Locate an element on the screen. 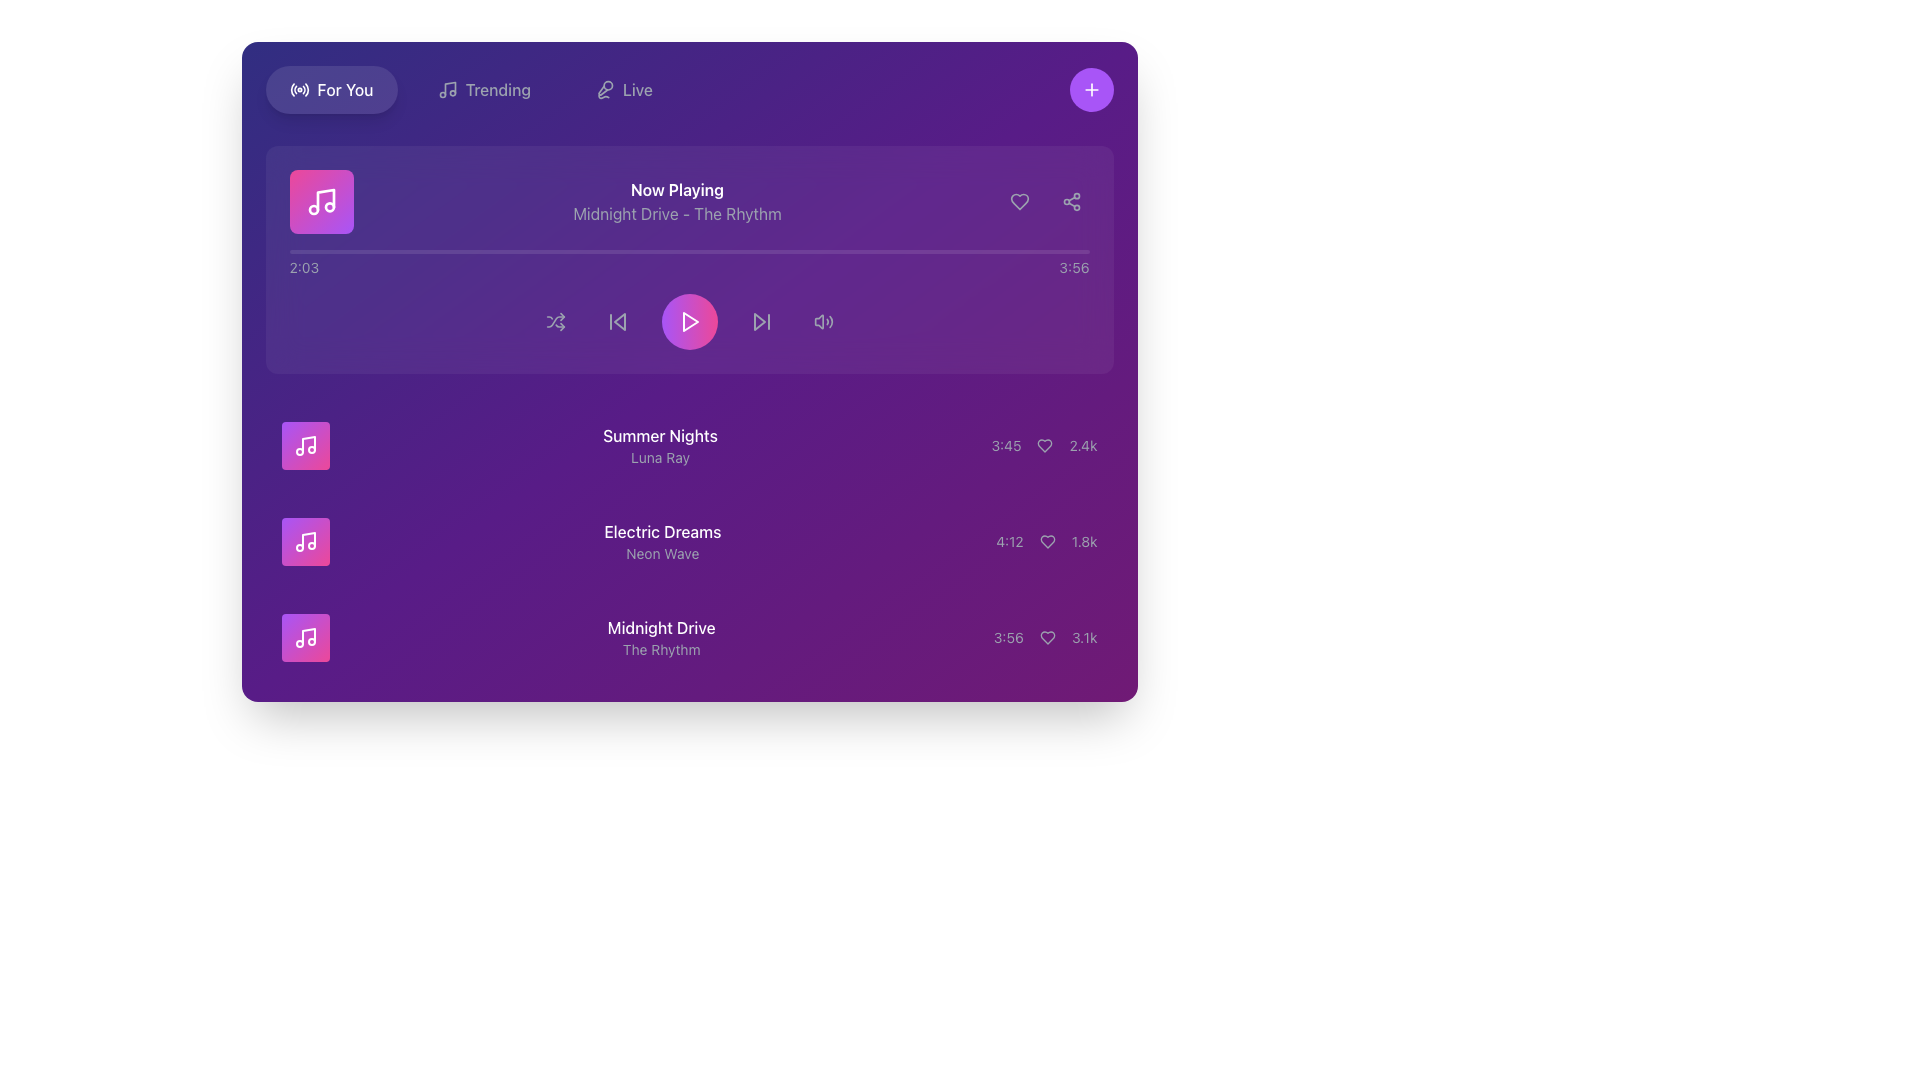  contextual information provided by the subtitle text label for the song 'Midnight Drive,' which is located directly beneath its main title in the music library listing interface is located at coordinates (661, 650).